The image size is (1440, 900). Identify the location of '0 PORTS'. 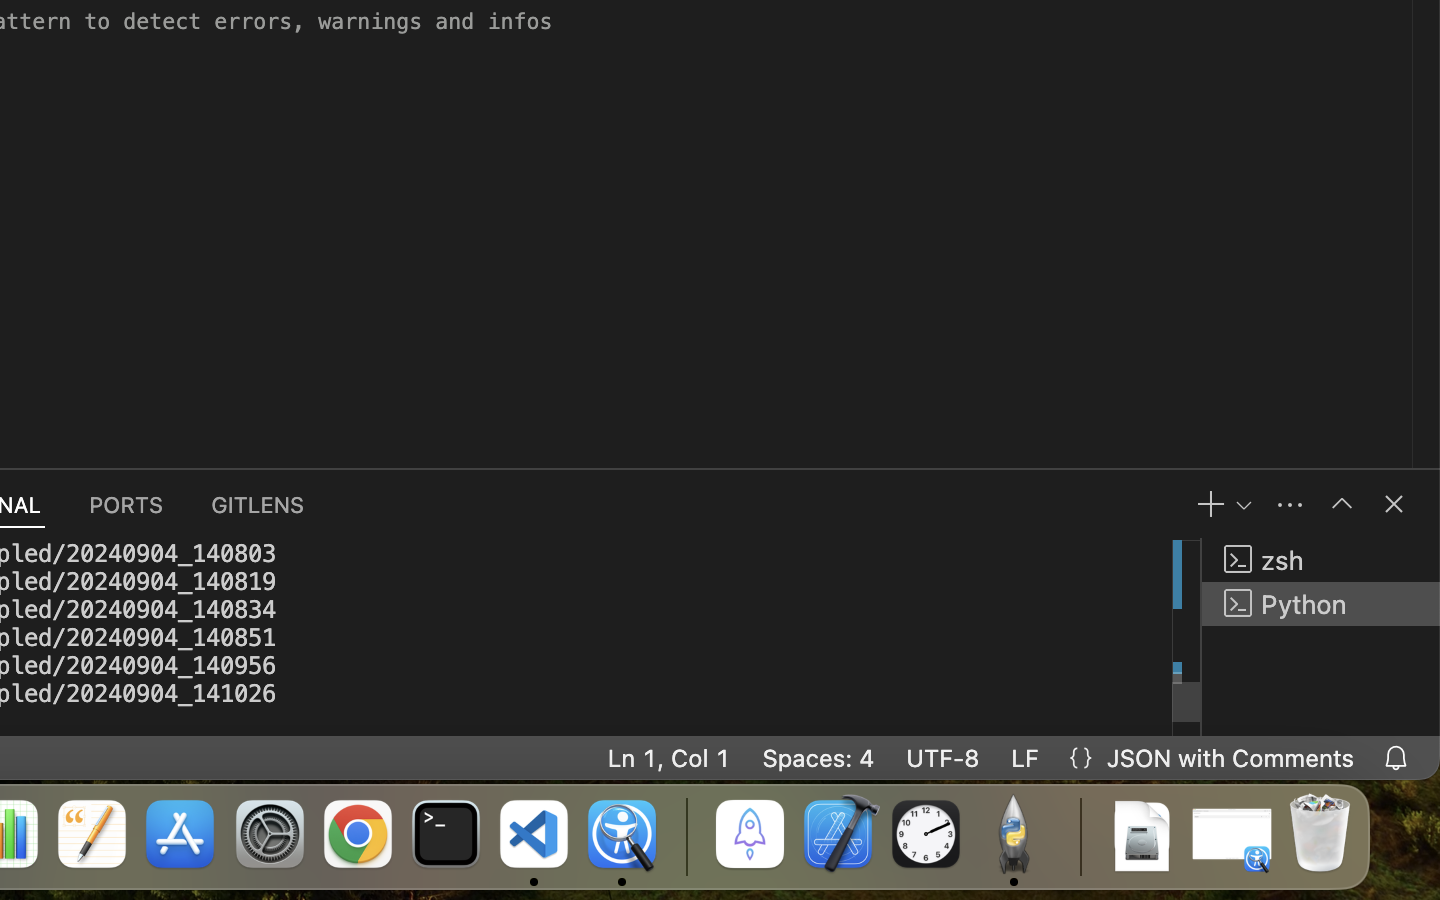
(126, 503).